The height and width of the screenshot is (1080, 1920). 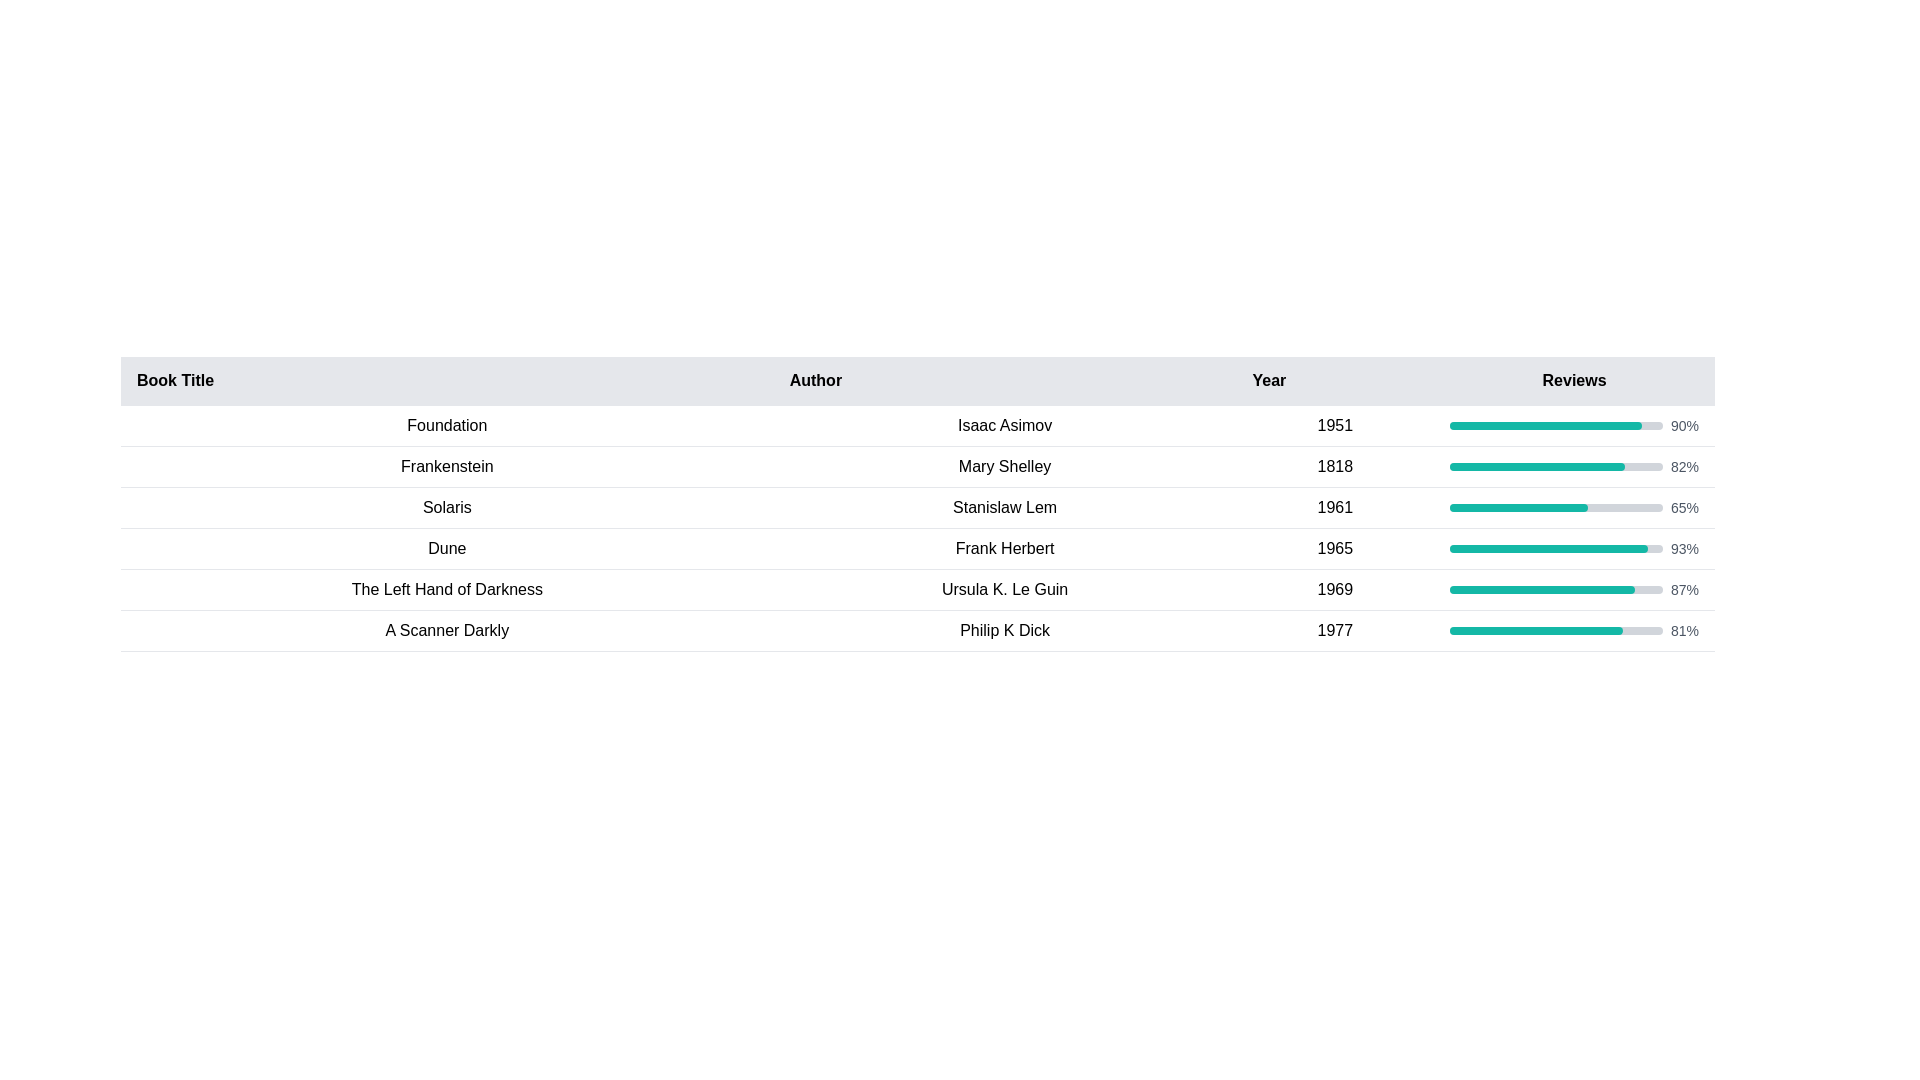 I want to click on the third row of the main content table that represents a book entry, so click(x=916, y=507).